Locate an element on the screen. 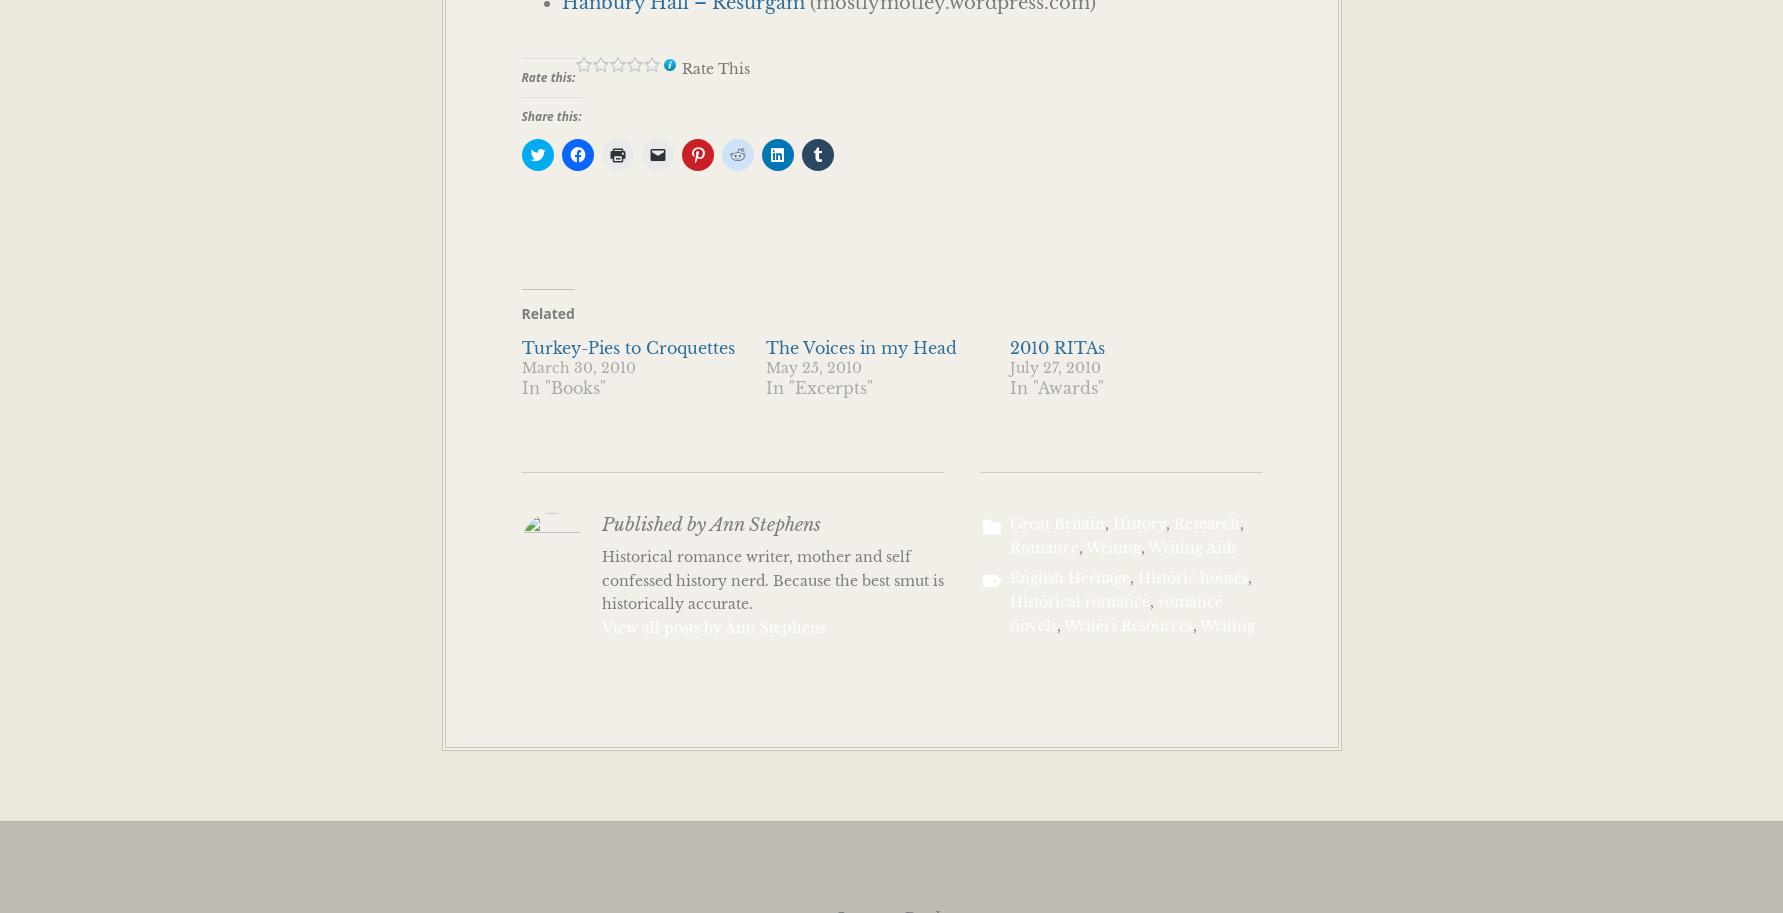  'Great Britain' is located at coordinates (1056, 522).